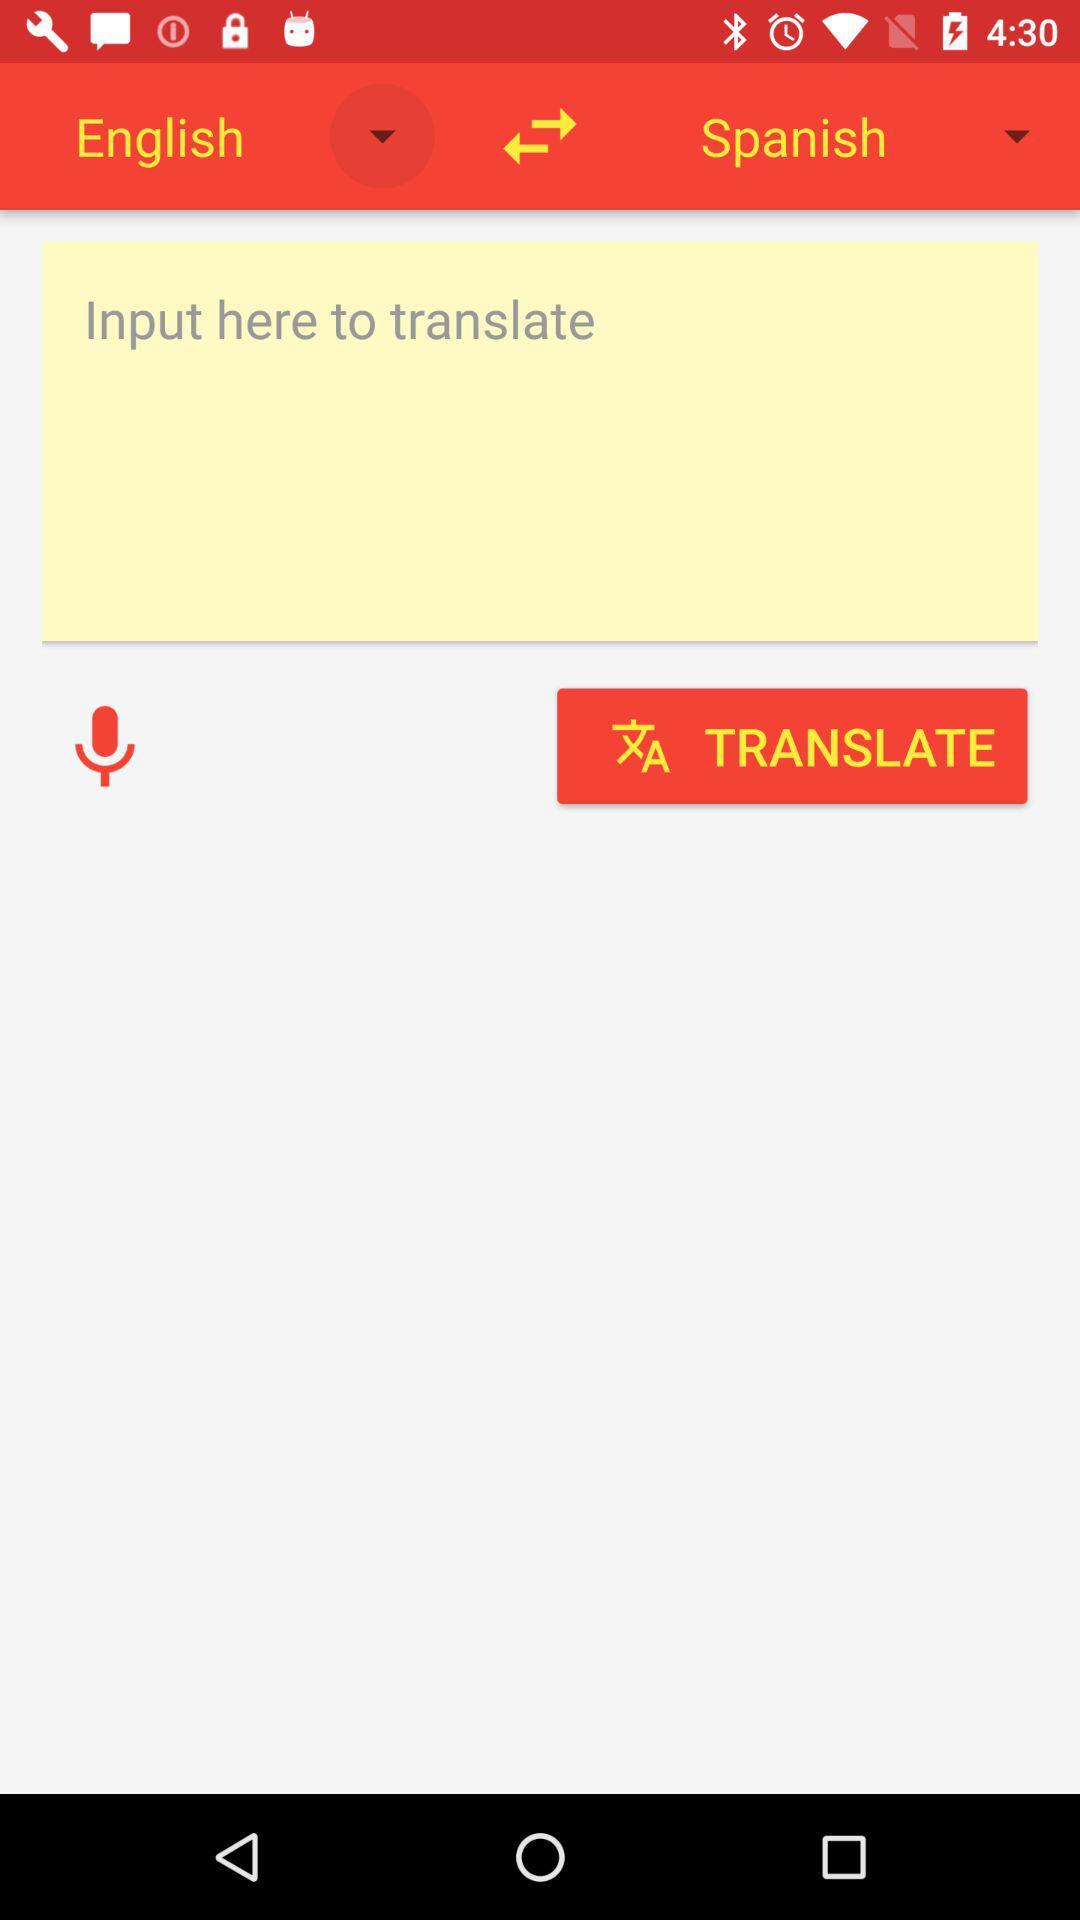  Describe the element at coordinates (540, 440) in the screenshot. I see `translate english text to spanish translate english voice to spanish` at that location.